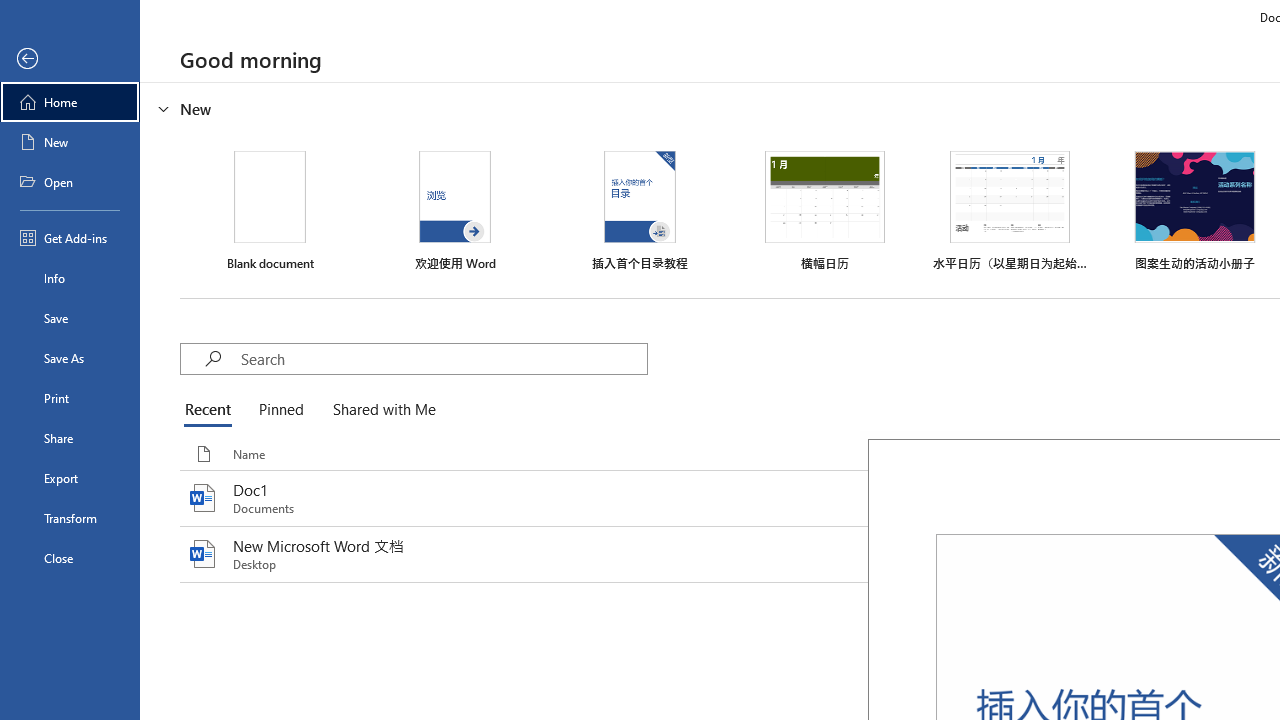 The image size is (1280, 720). Describe the element at coordinates (69, 356) in the screenshot. I see `'Save As'` at that location.